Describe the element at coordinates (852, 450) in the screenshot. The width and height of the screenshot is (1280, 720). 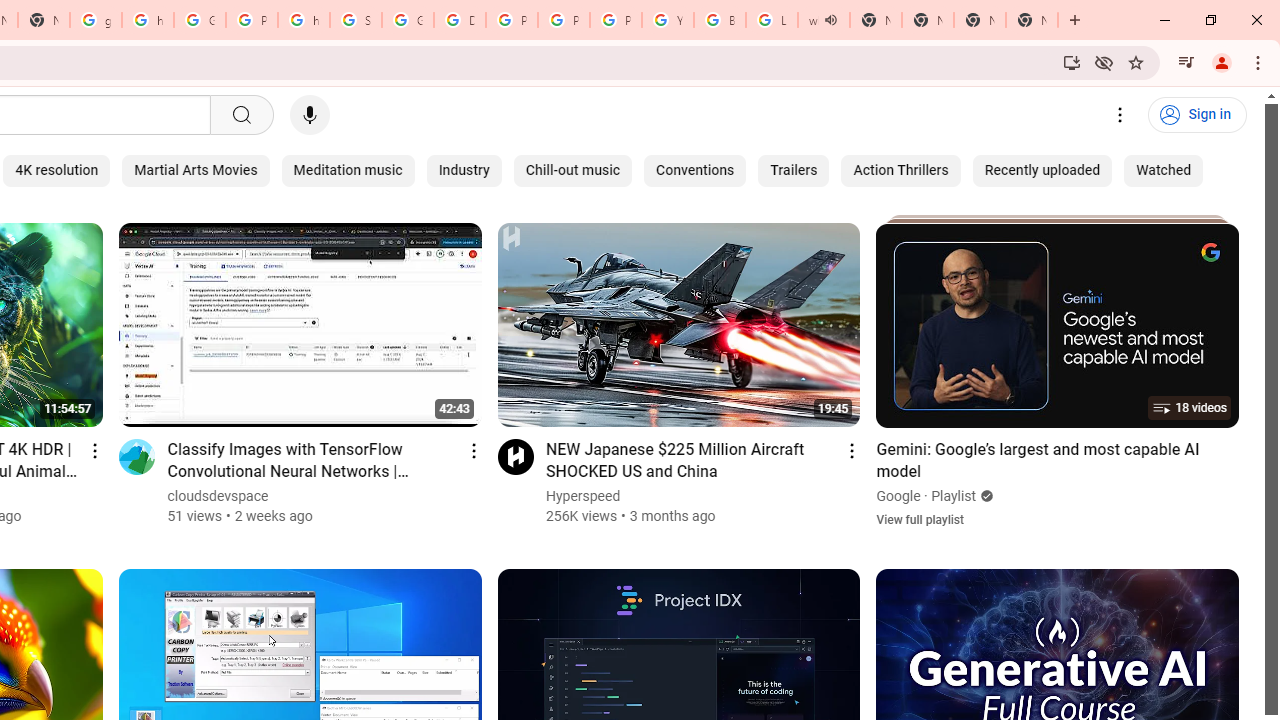
I see `'Action menu'` at that location.